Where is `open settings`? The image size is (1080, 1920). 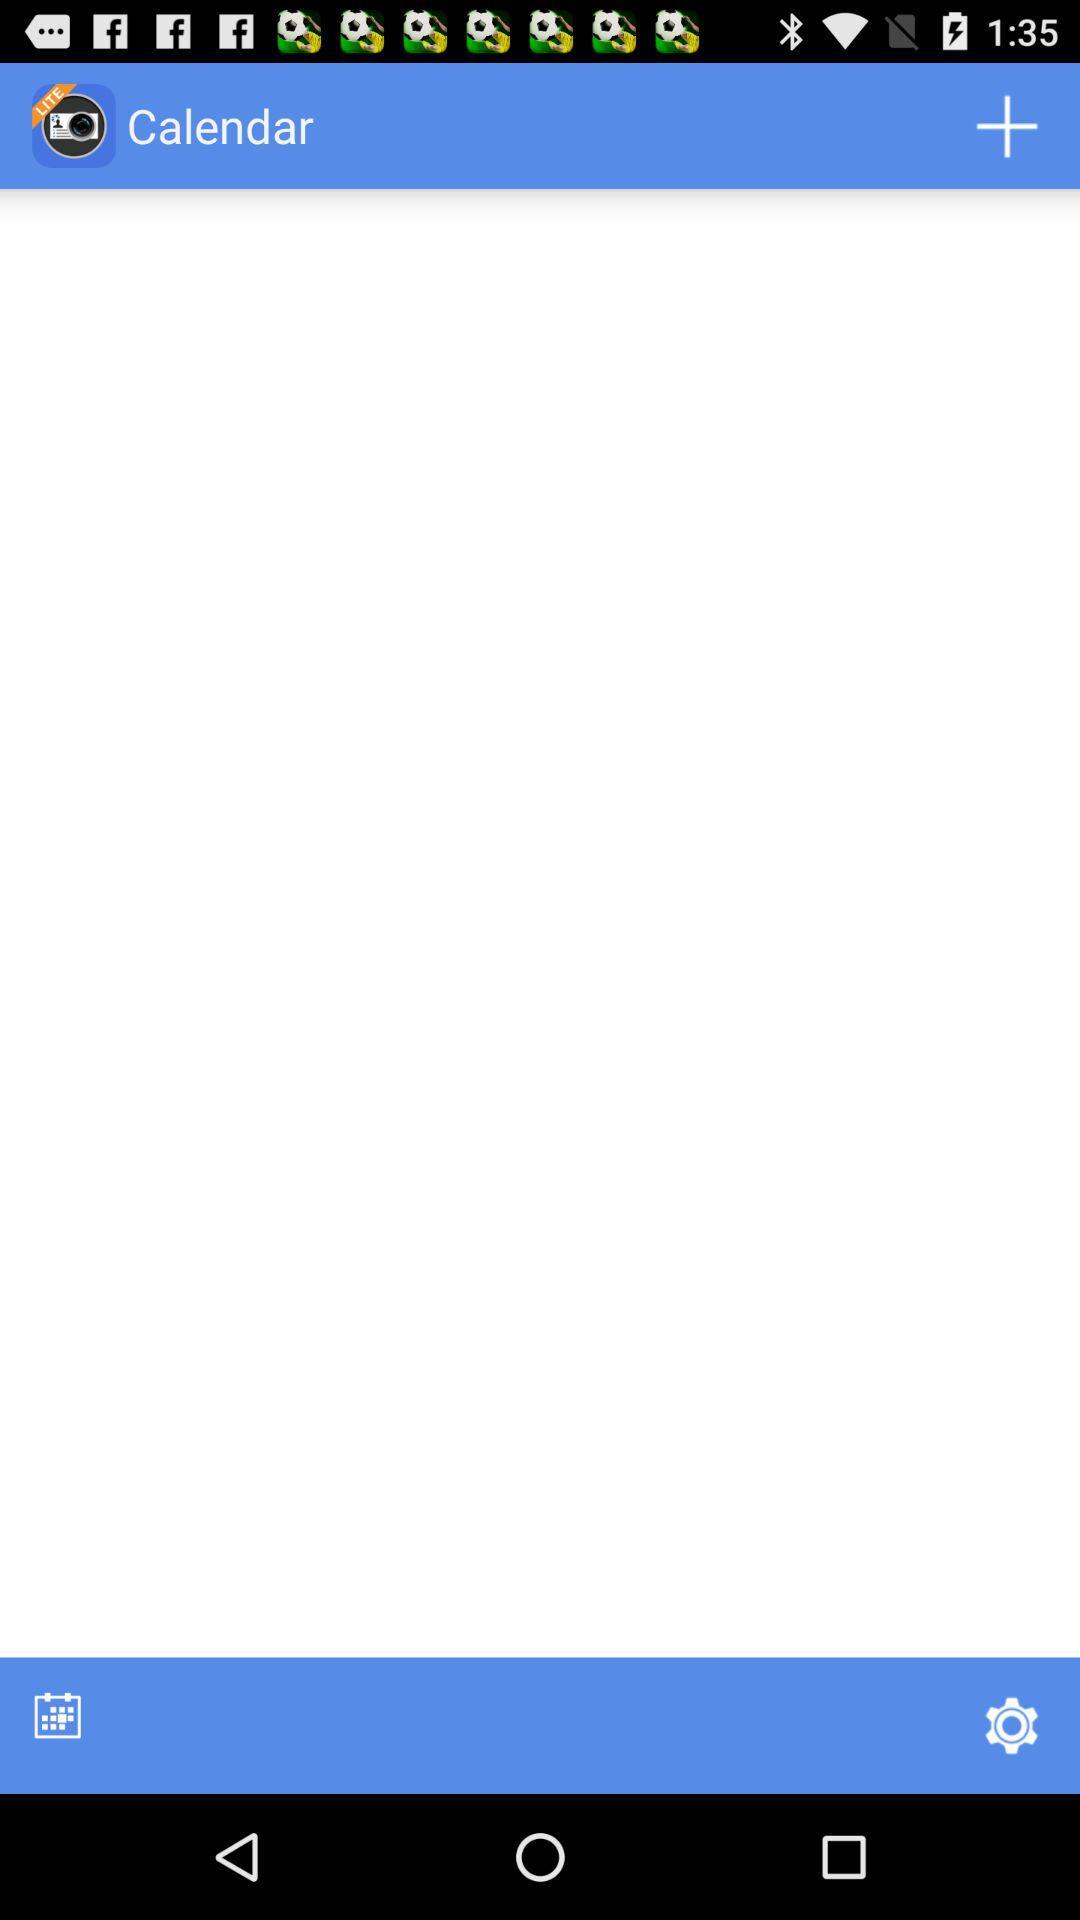 open settings is located at coordinates (1011, 1724).